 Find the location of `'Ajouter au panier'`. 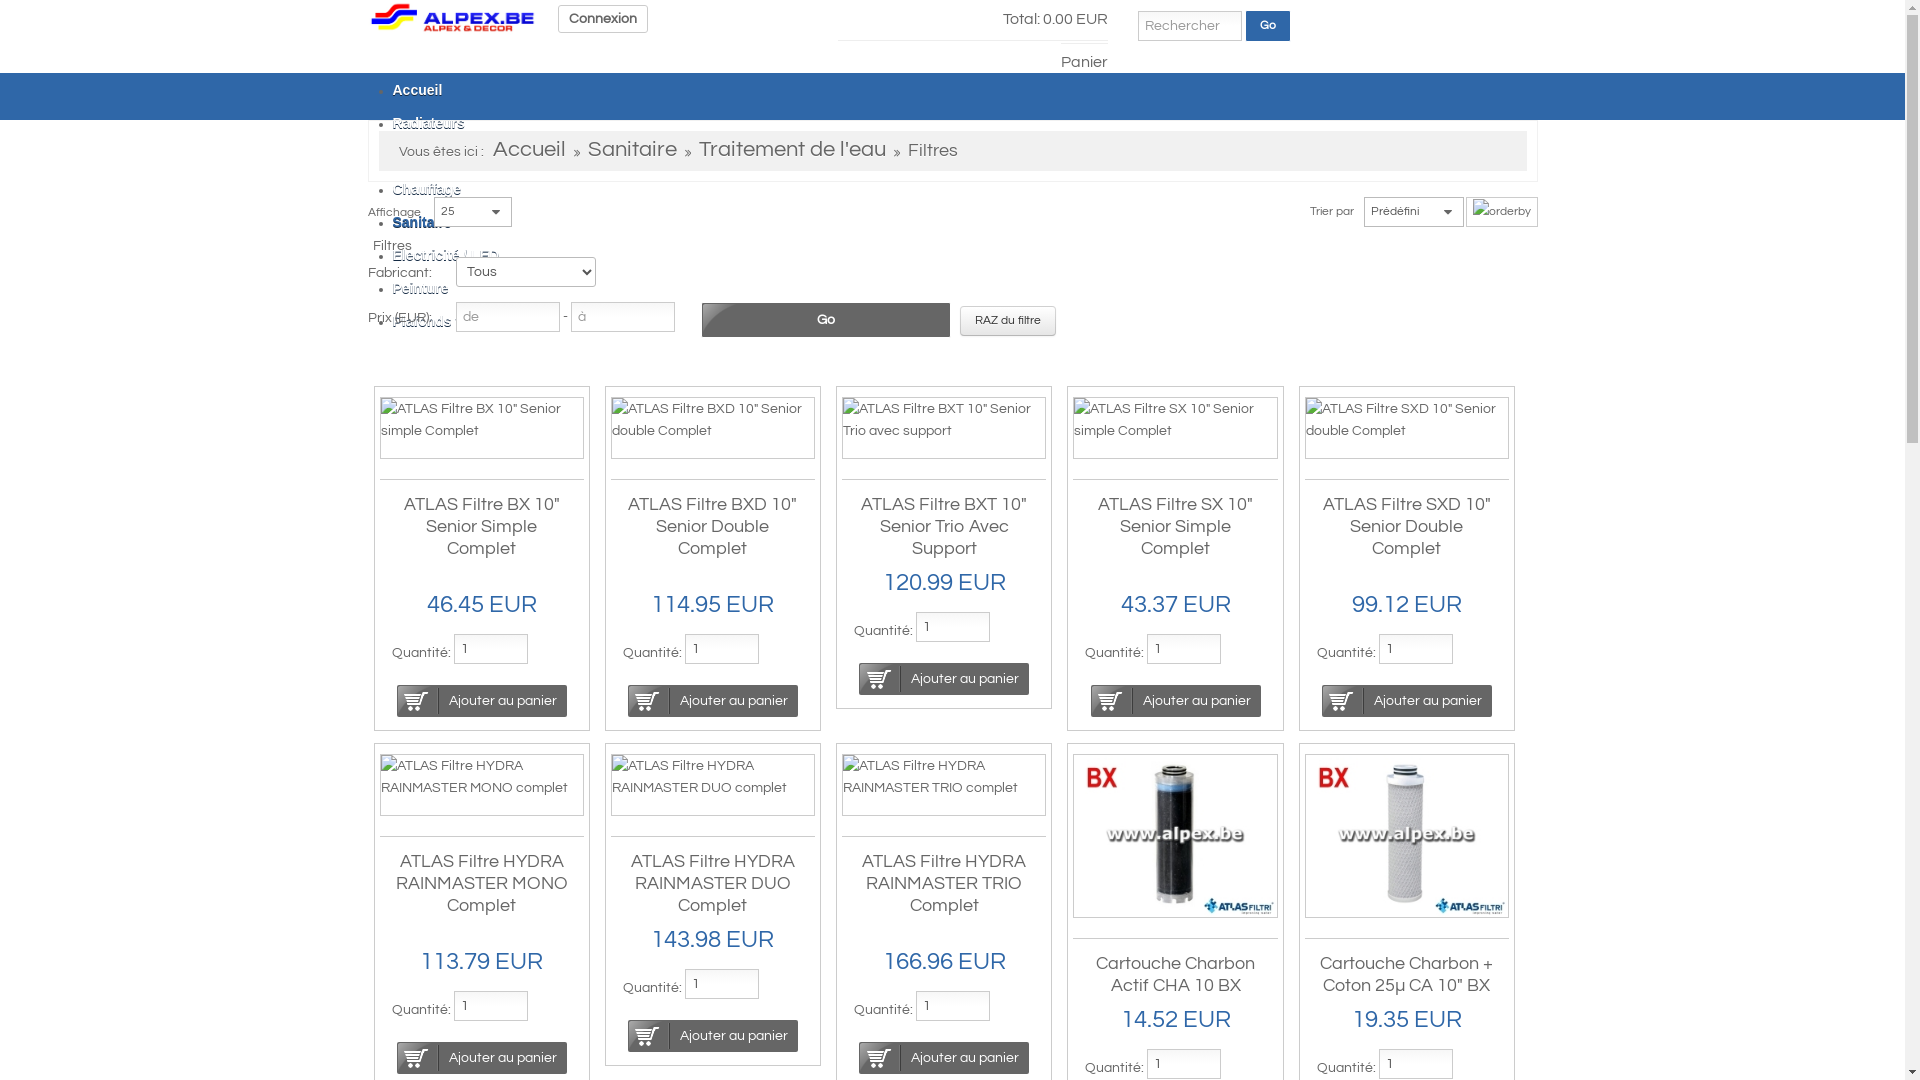

'Ajouter au panier' is located at coordinates (1176, 700).